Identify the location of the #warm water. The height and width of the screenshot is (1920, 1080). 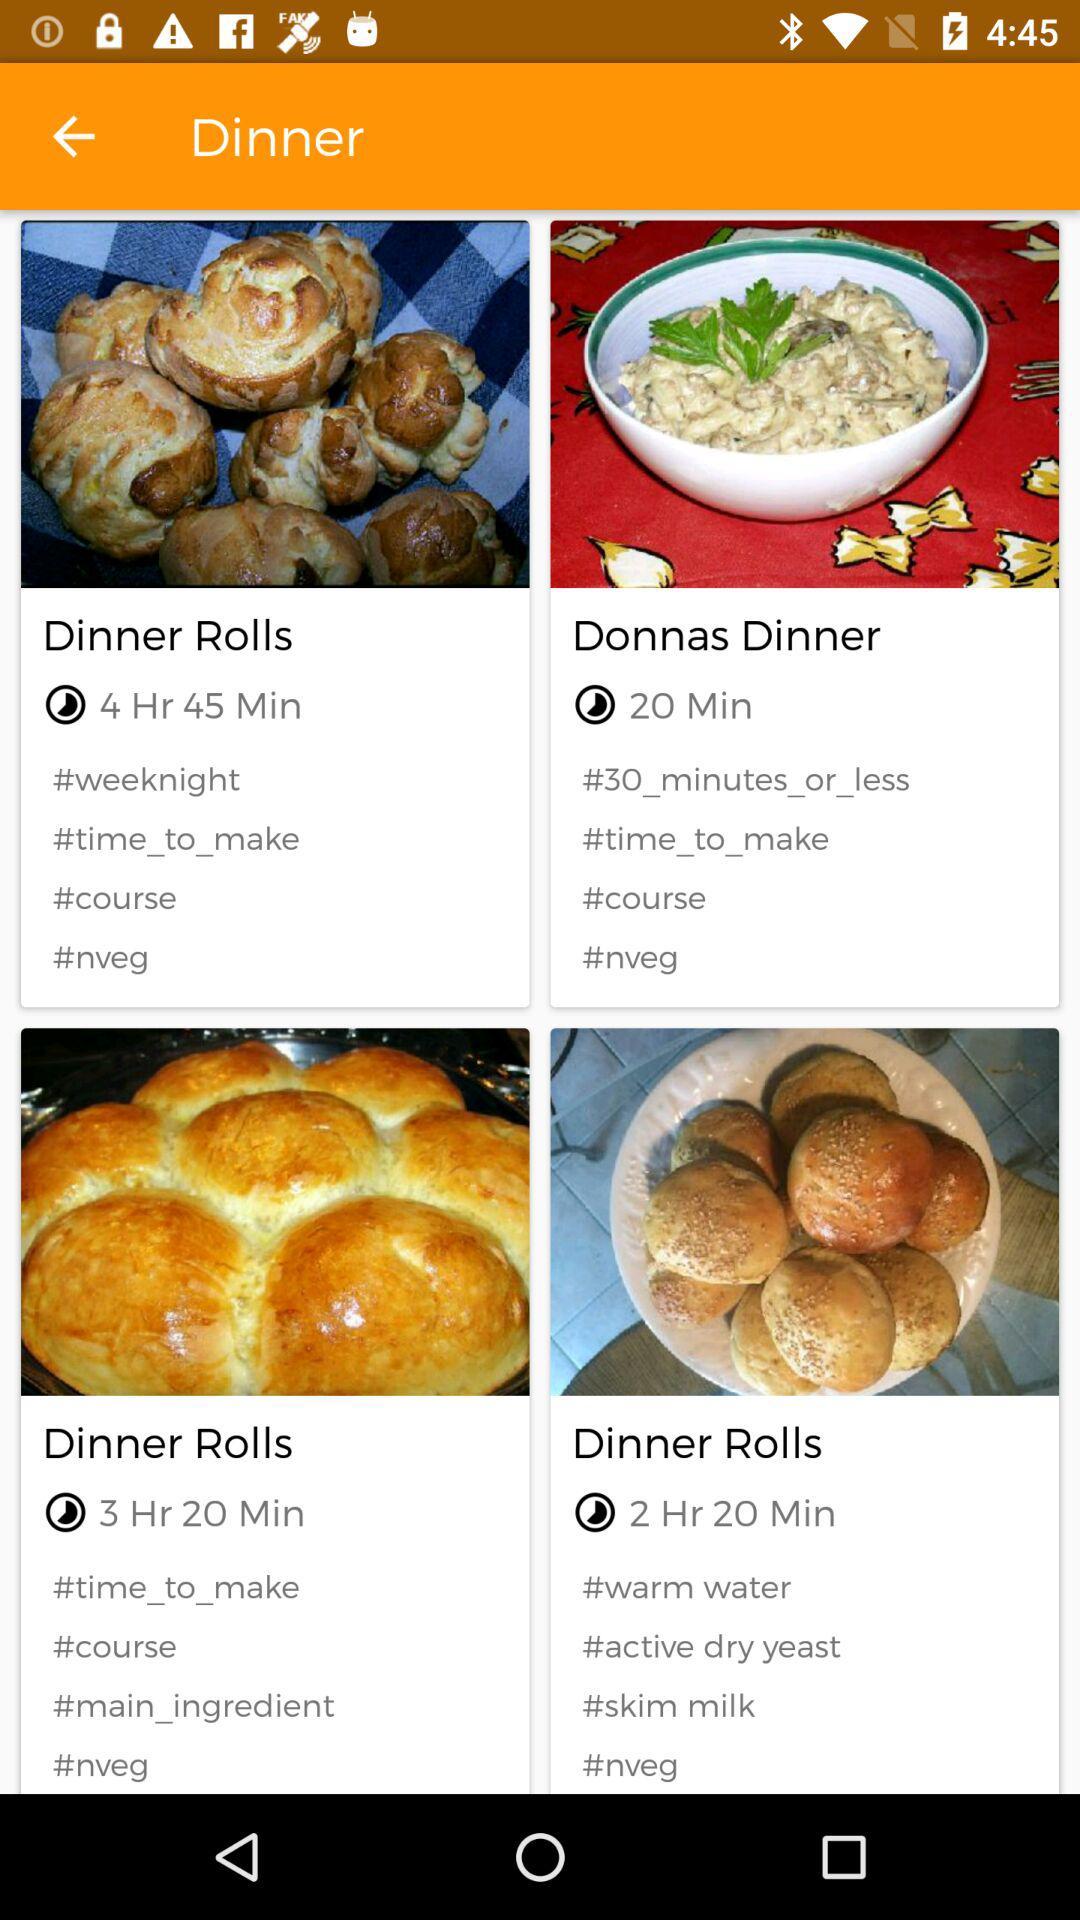
(803, 1585).